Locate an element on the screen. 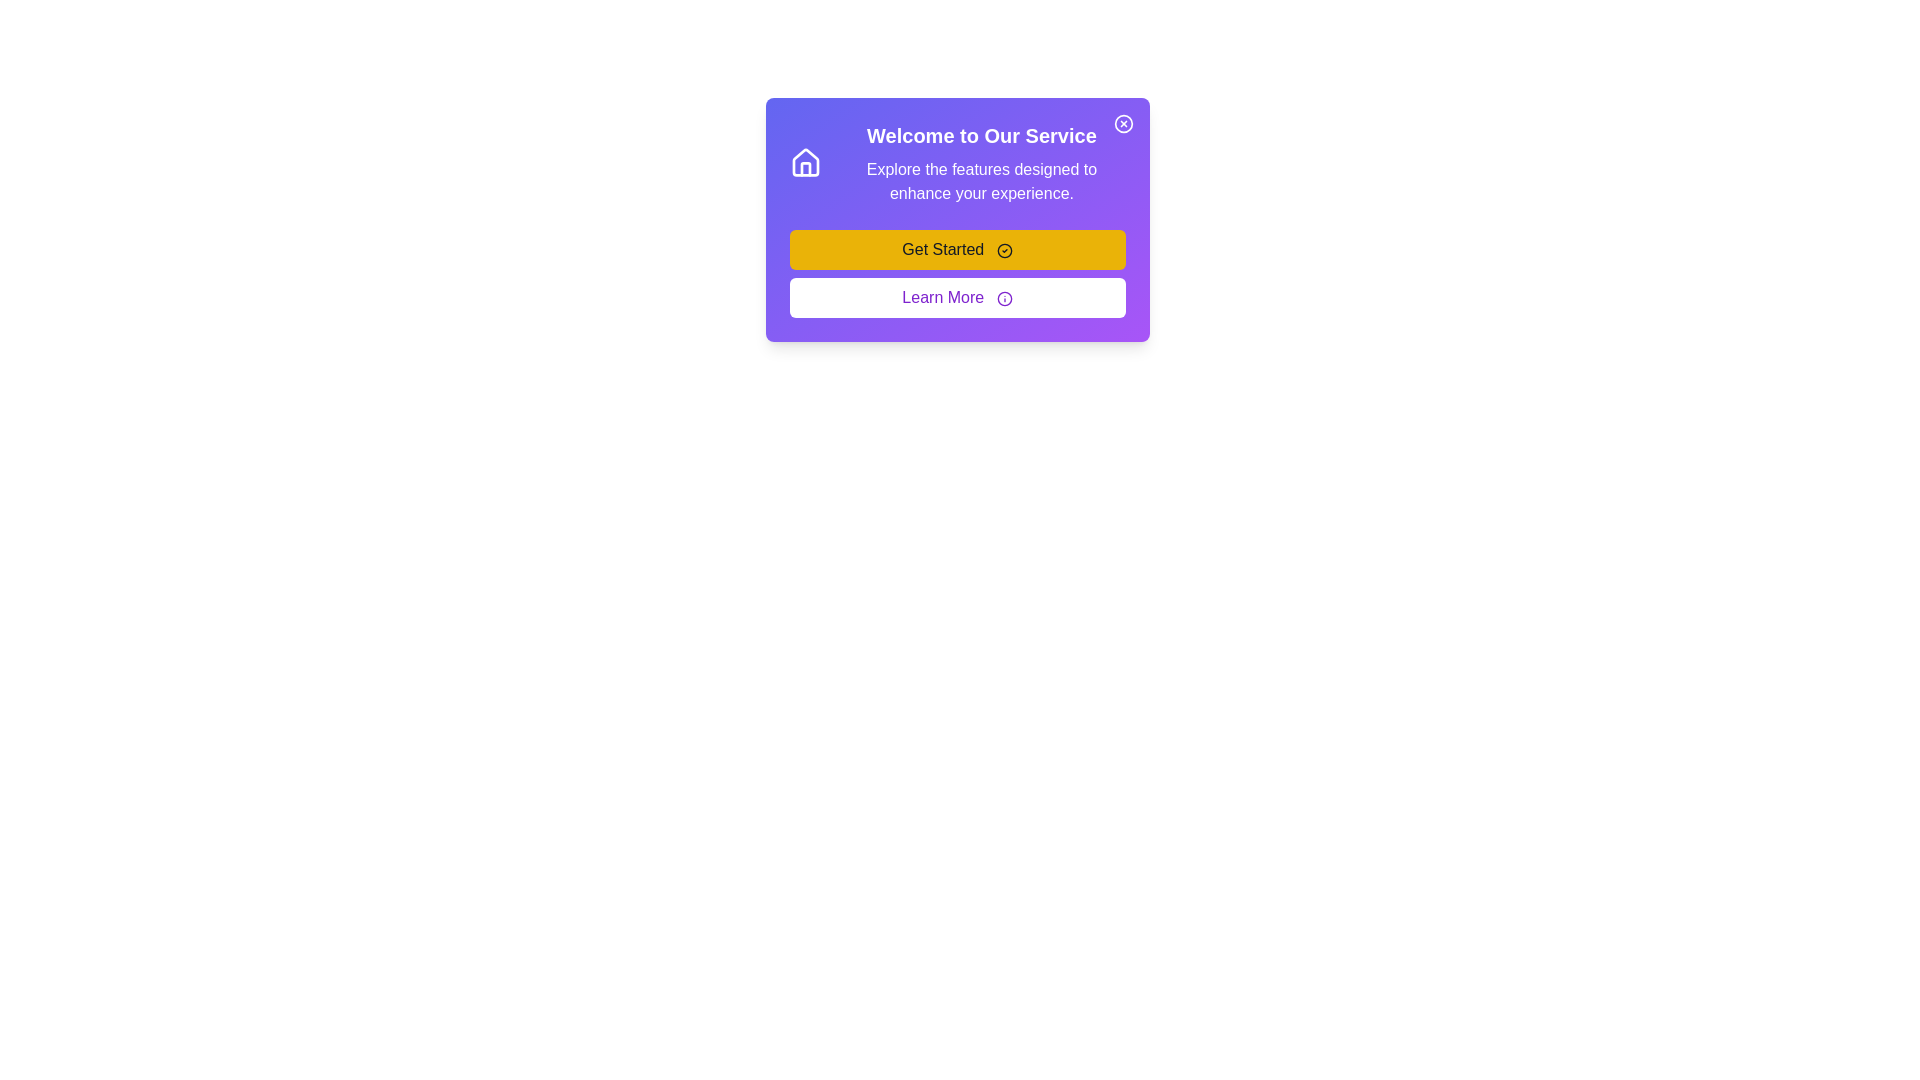 The image size is (1920, 1080). the house icon with white strokes on a purple background, located at the top left of the welcome message box is located at coordinates (806, 163).